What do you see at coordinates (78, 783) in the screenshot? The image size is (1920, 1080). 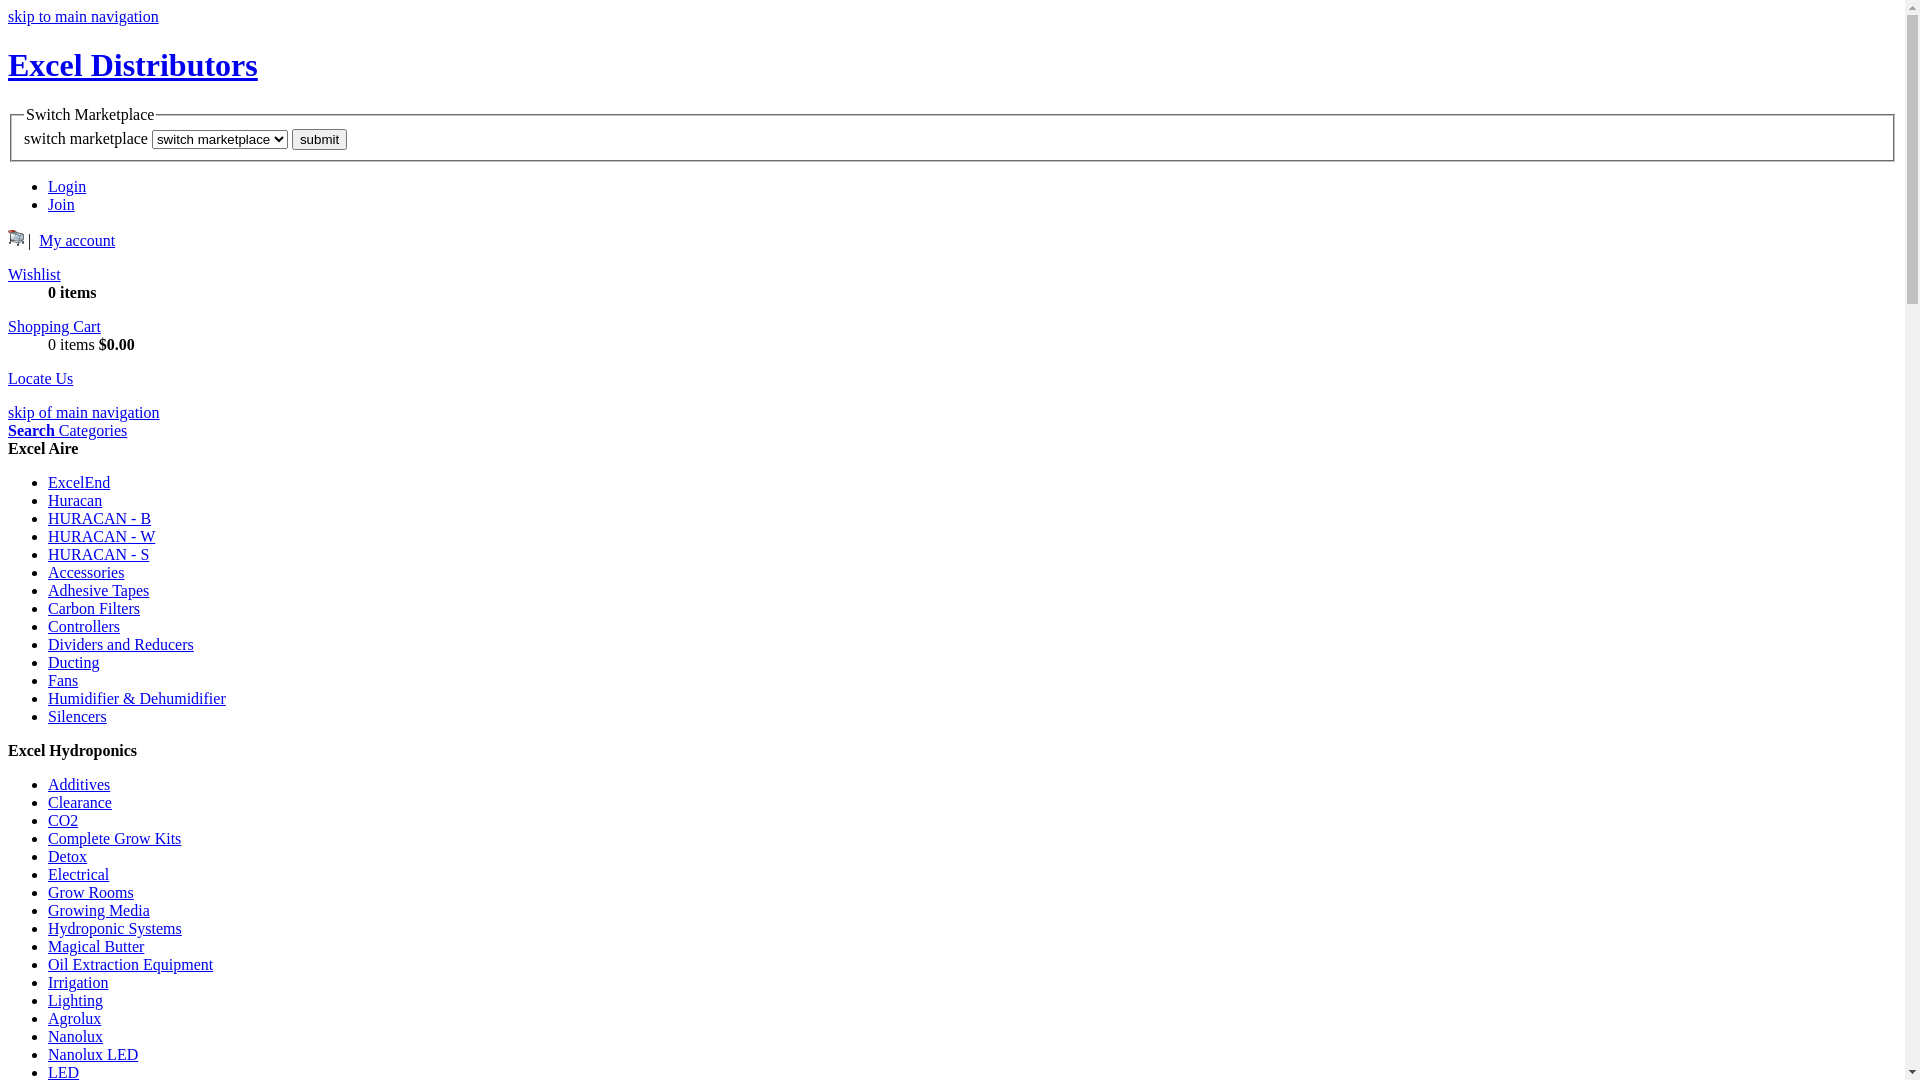 I see `'Additives'` at bounding box center [78, 783].